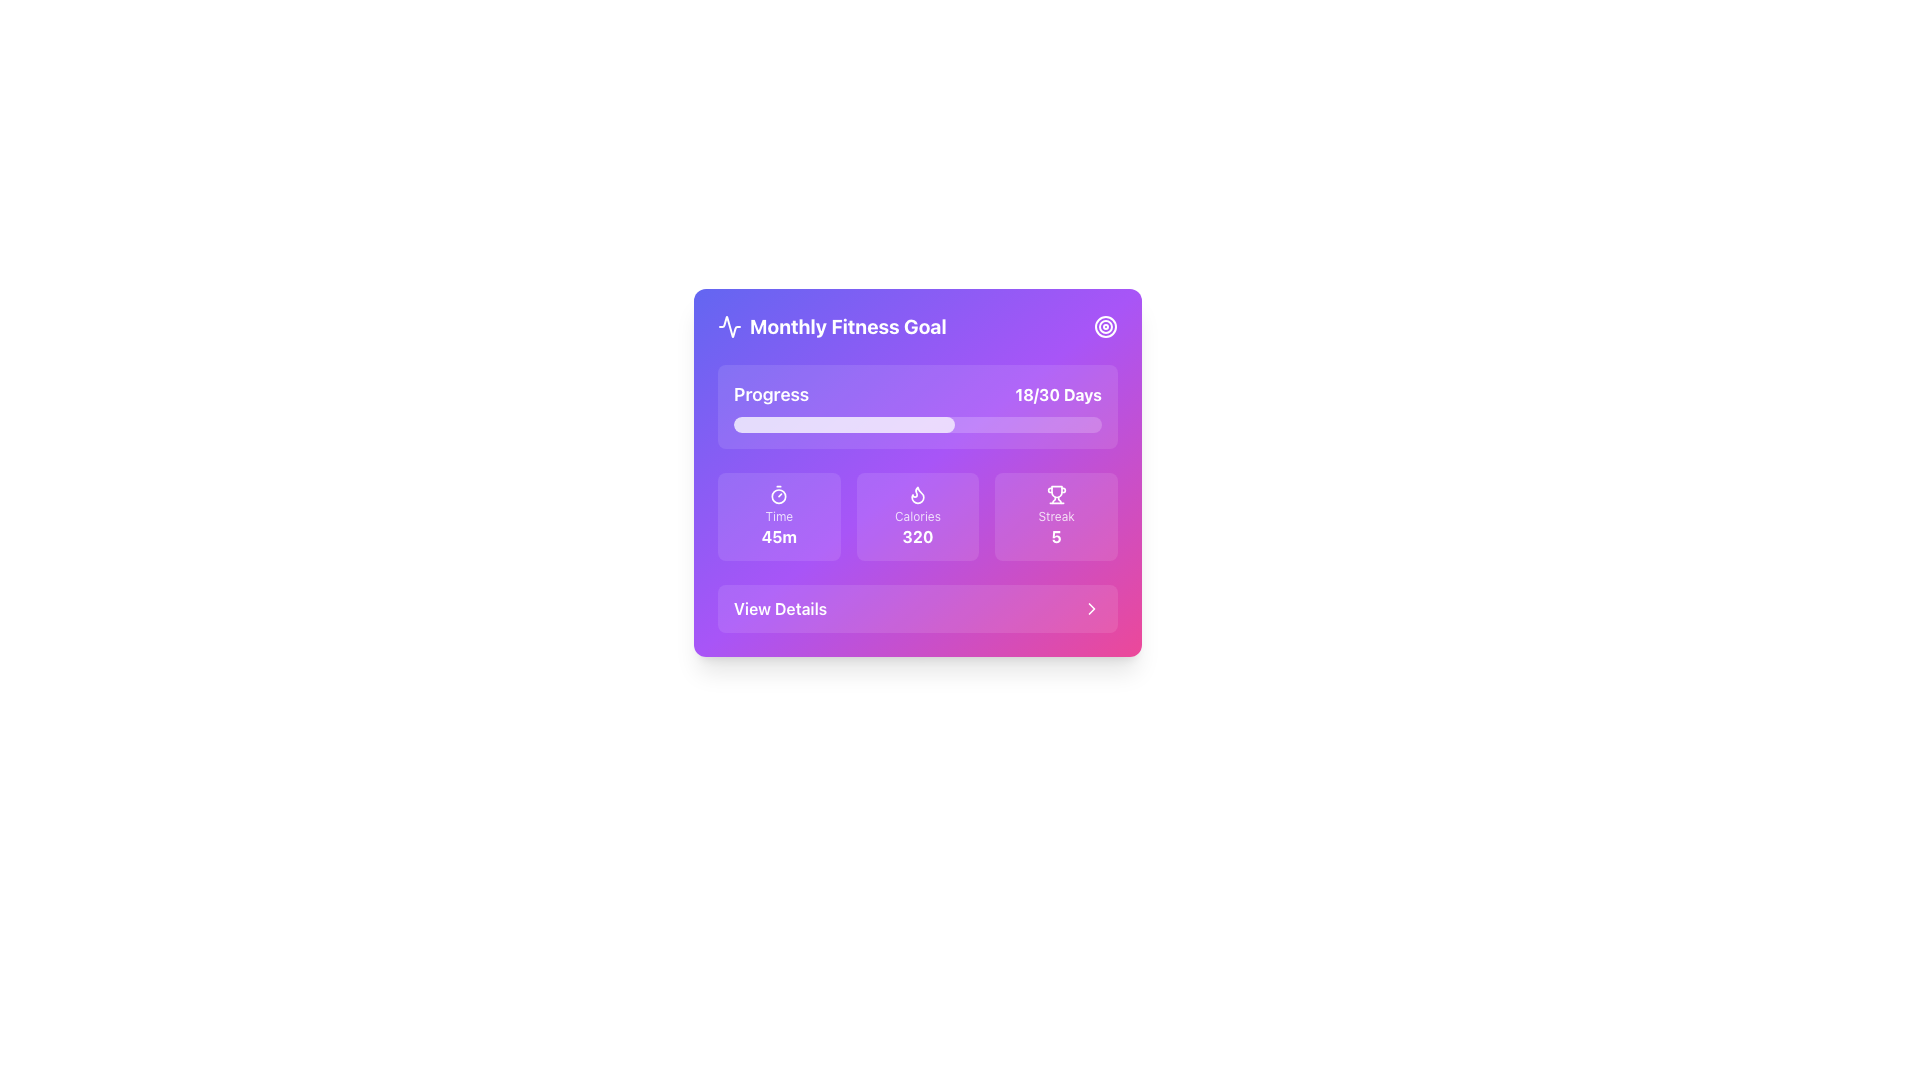 This screenshot has width=1920, height=1080. I want to click on the decorative icon located to the left of the 'Monthly Fitness Goal' heading text to emphasize activity or progress, so click(728, 326).